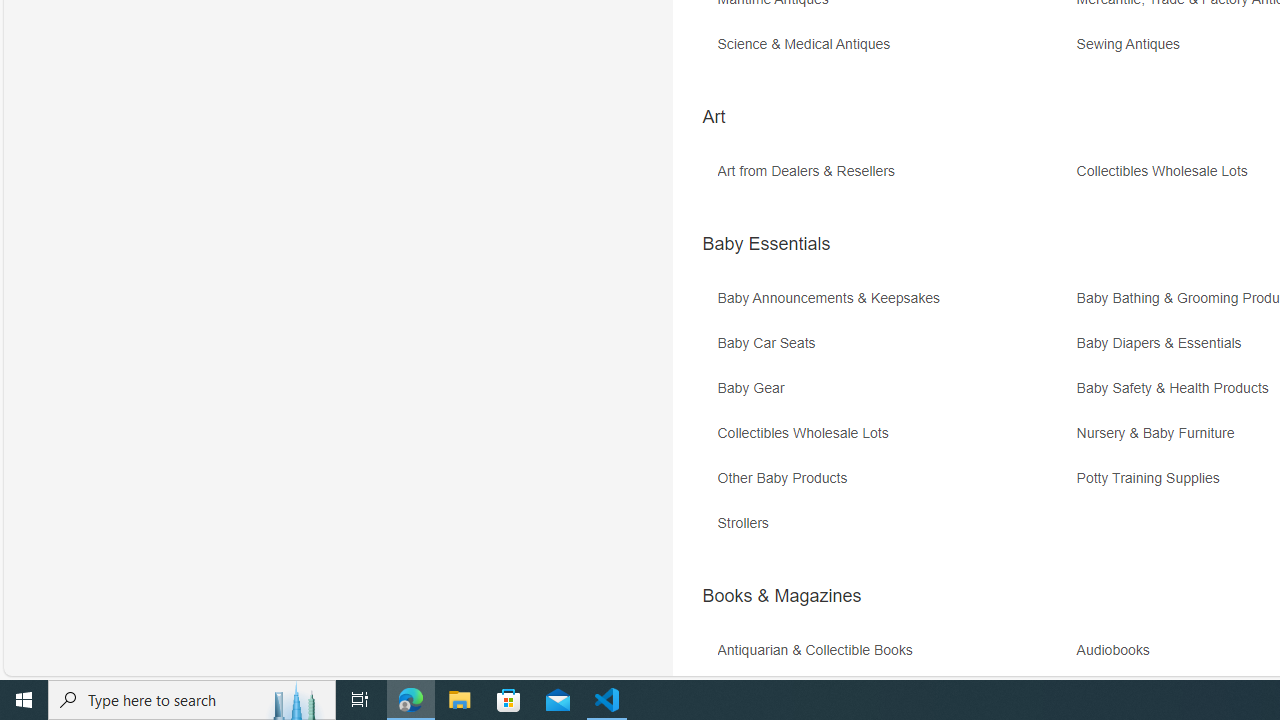 This screenshot has width=1280, height=720. What do you see at coordinates (893, 50) in the screenshot?
I see `'Science & Medical Antiques'` at bounding box center [893, 50].